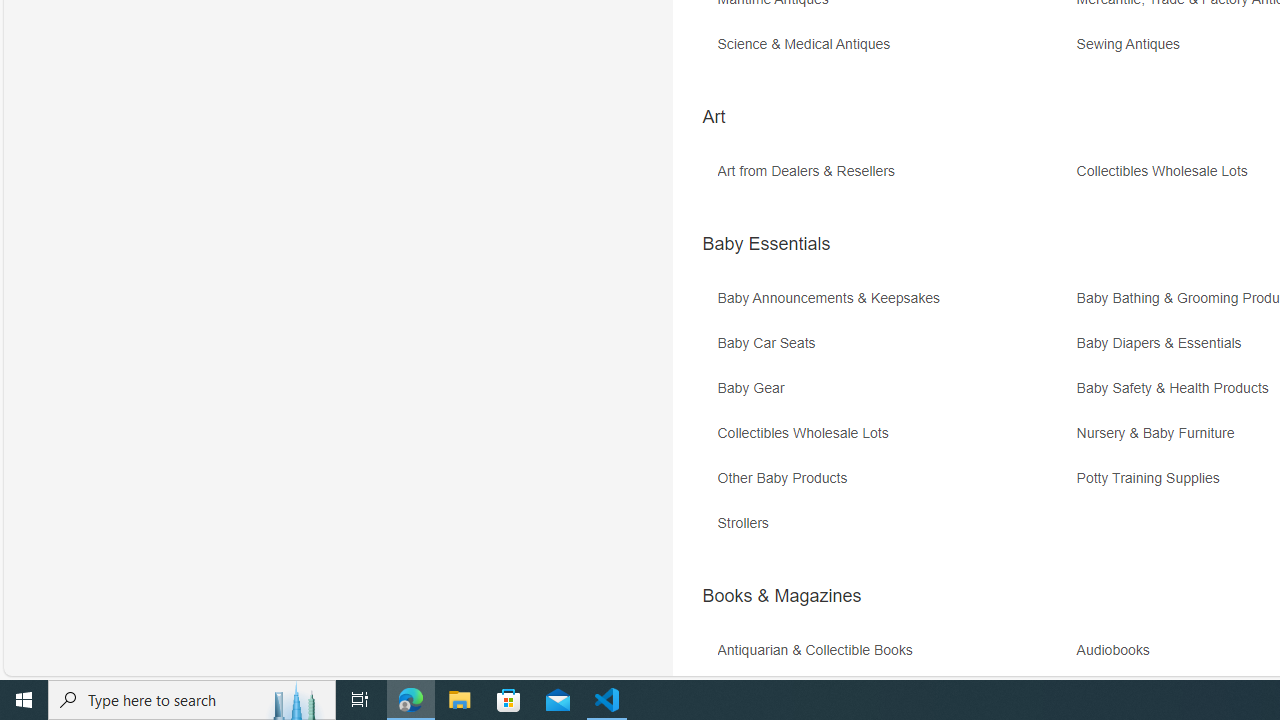 This screenshot has width=1280, height=720. What do you see at coordinates (893, 50) in the screenshot?
I see `'Science & Medical Antiques'` at bounding box center [893, 50].